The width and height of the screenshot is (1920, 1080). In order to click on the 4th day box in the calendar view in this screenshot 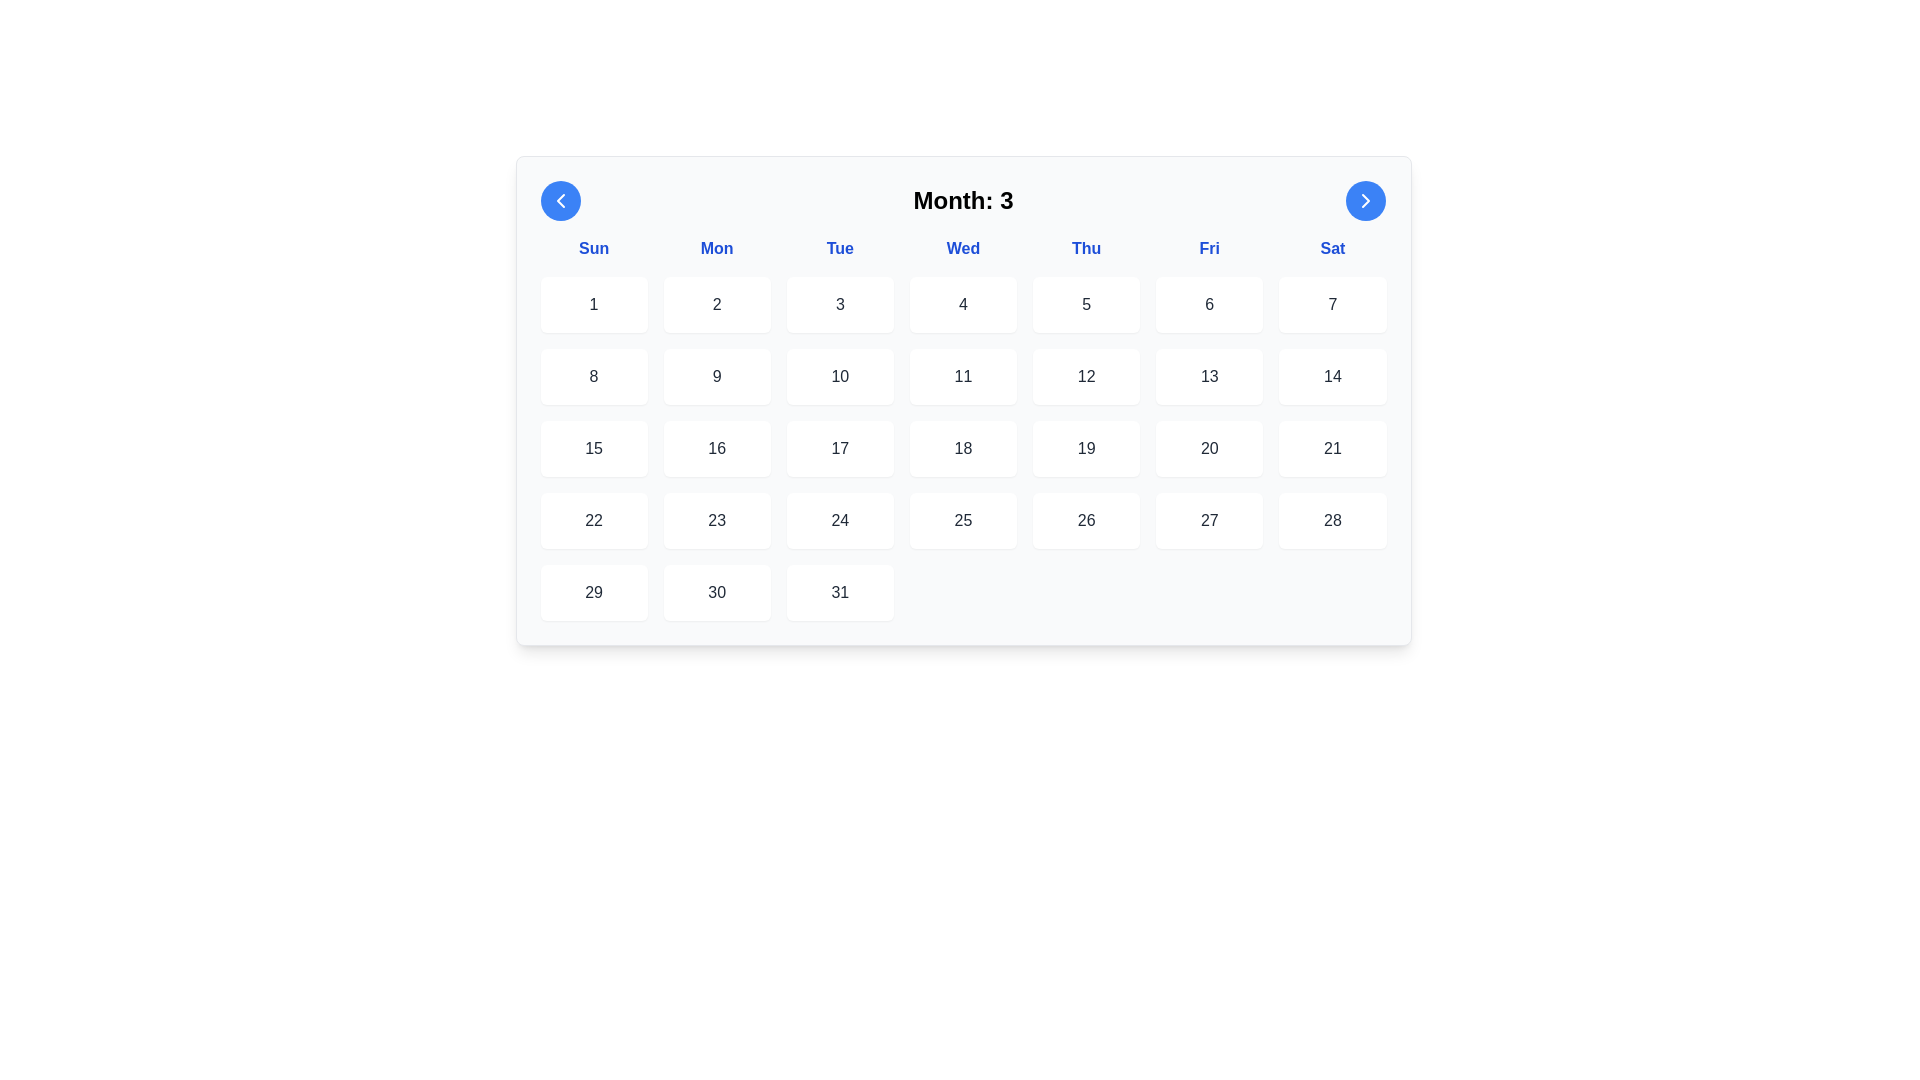, I will do `click(963, 304)`.